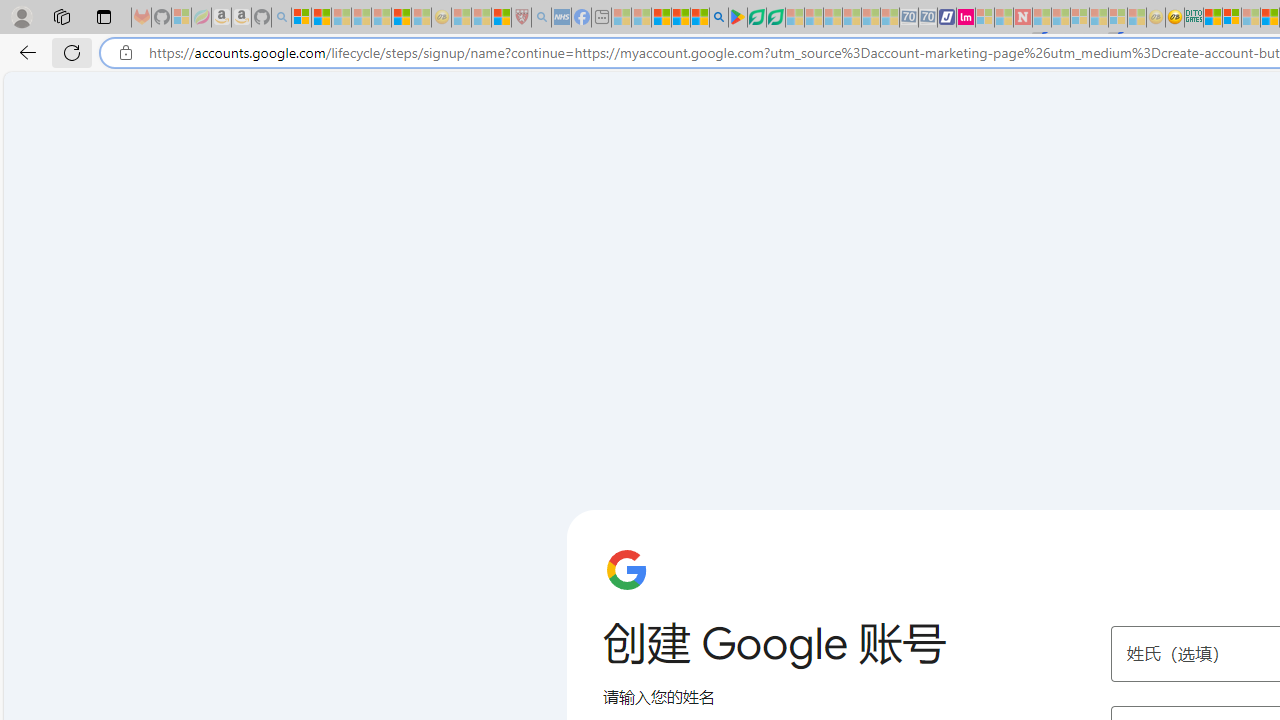 The height and width of the screenshot is (720, 1280). Describe the element at coordinates (774, 17) in the screenshot. I see `'Microsoft Word - consumer-privacy address update 2.2021'` at that location.